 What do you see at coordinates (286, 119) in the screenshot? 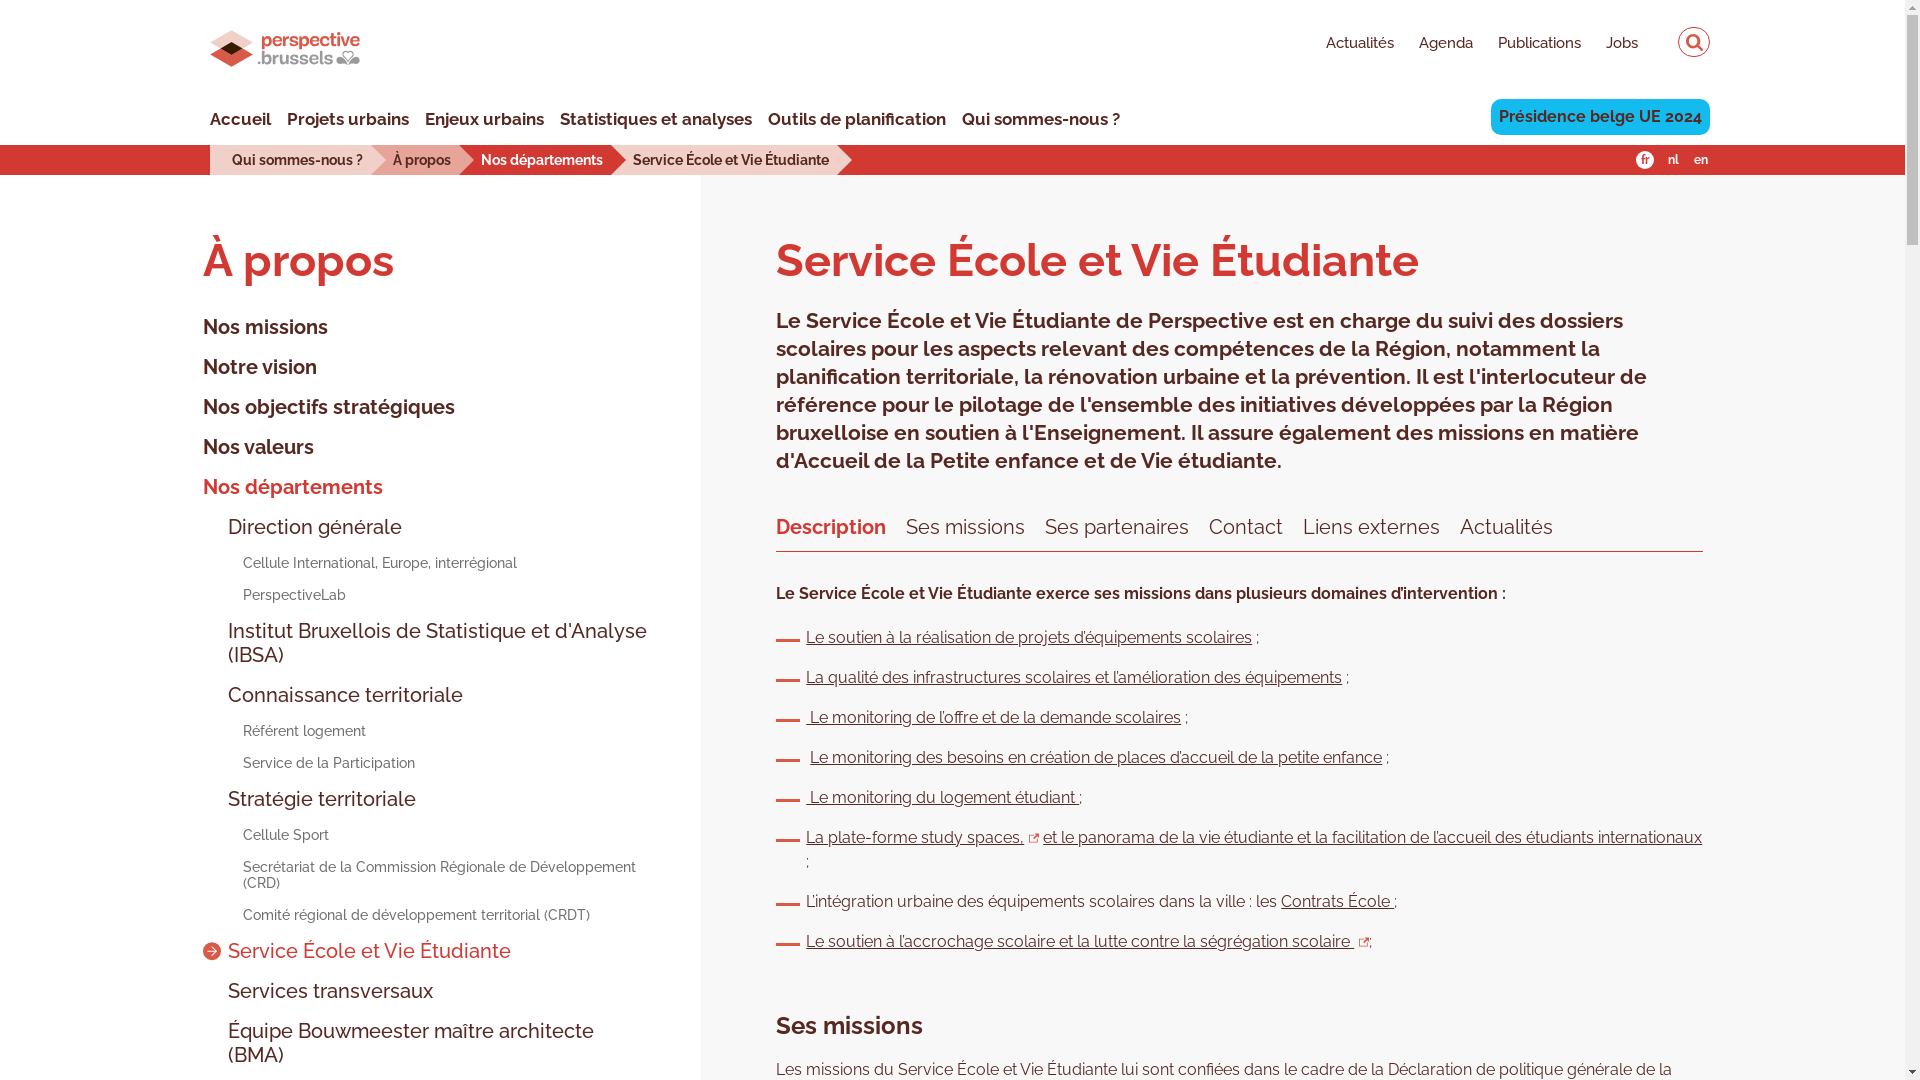
I see `'Projets urbains'` at bounding box center [286, 119].